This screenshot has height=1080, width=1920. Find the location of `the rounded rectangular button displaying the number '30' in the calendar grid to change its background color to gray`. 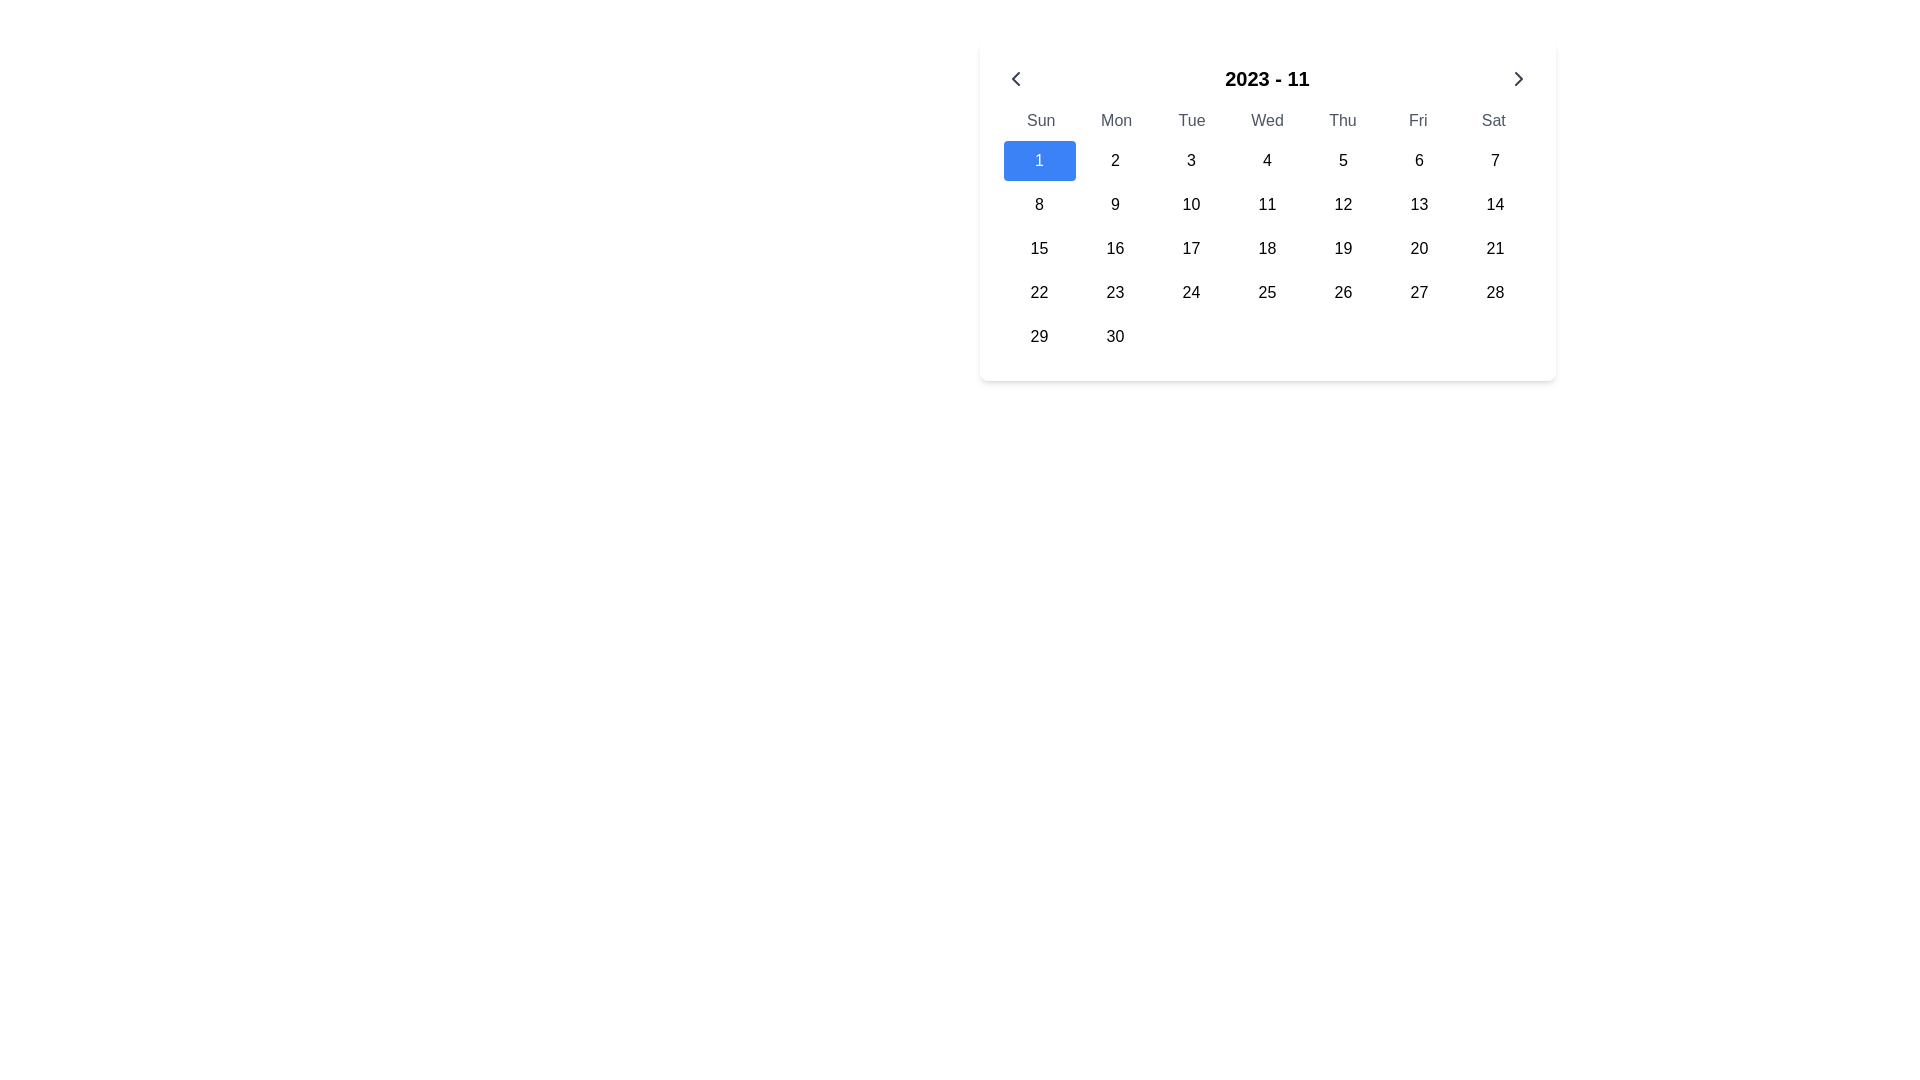

the rounded rectangular button displaying the number '30' in the calendar grid to change its background color to gray is located at coordinates (1114, 335).